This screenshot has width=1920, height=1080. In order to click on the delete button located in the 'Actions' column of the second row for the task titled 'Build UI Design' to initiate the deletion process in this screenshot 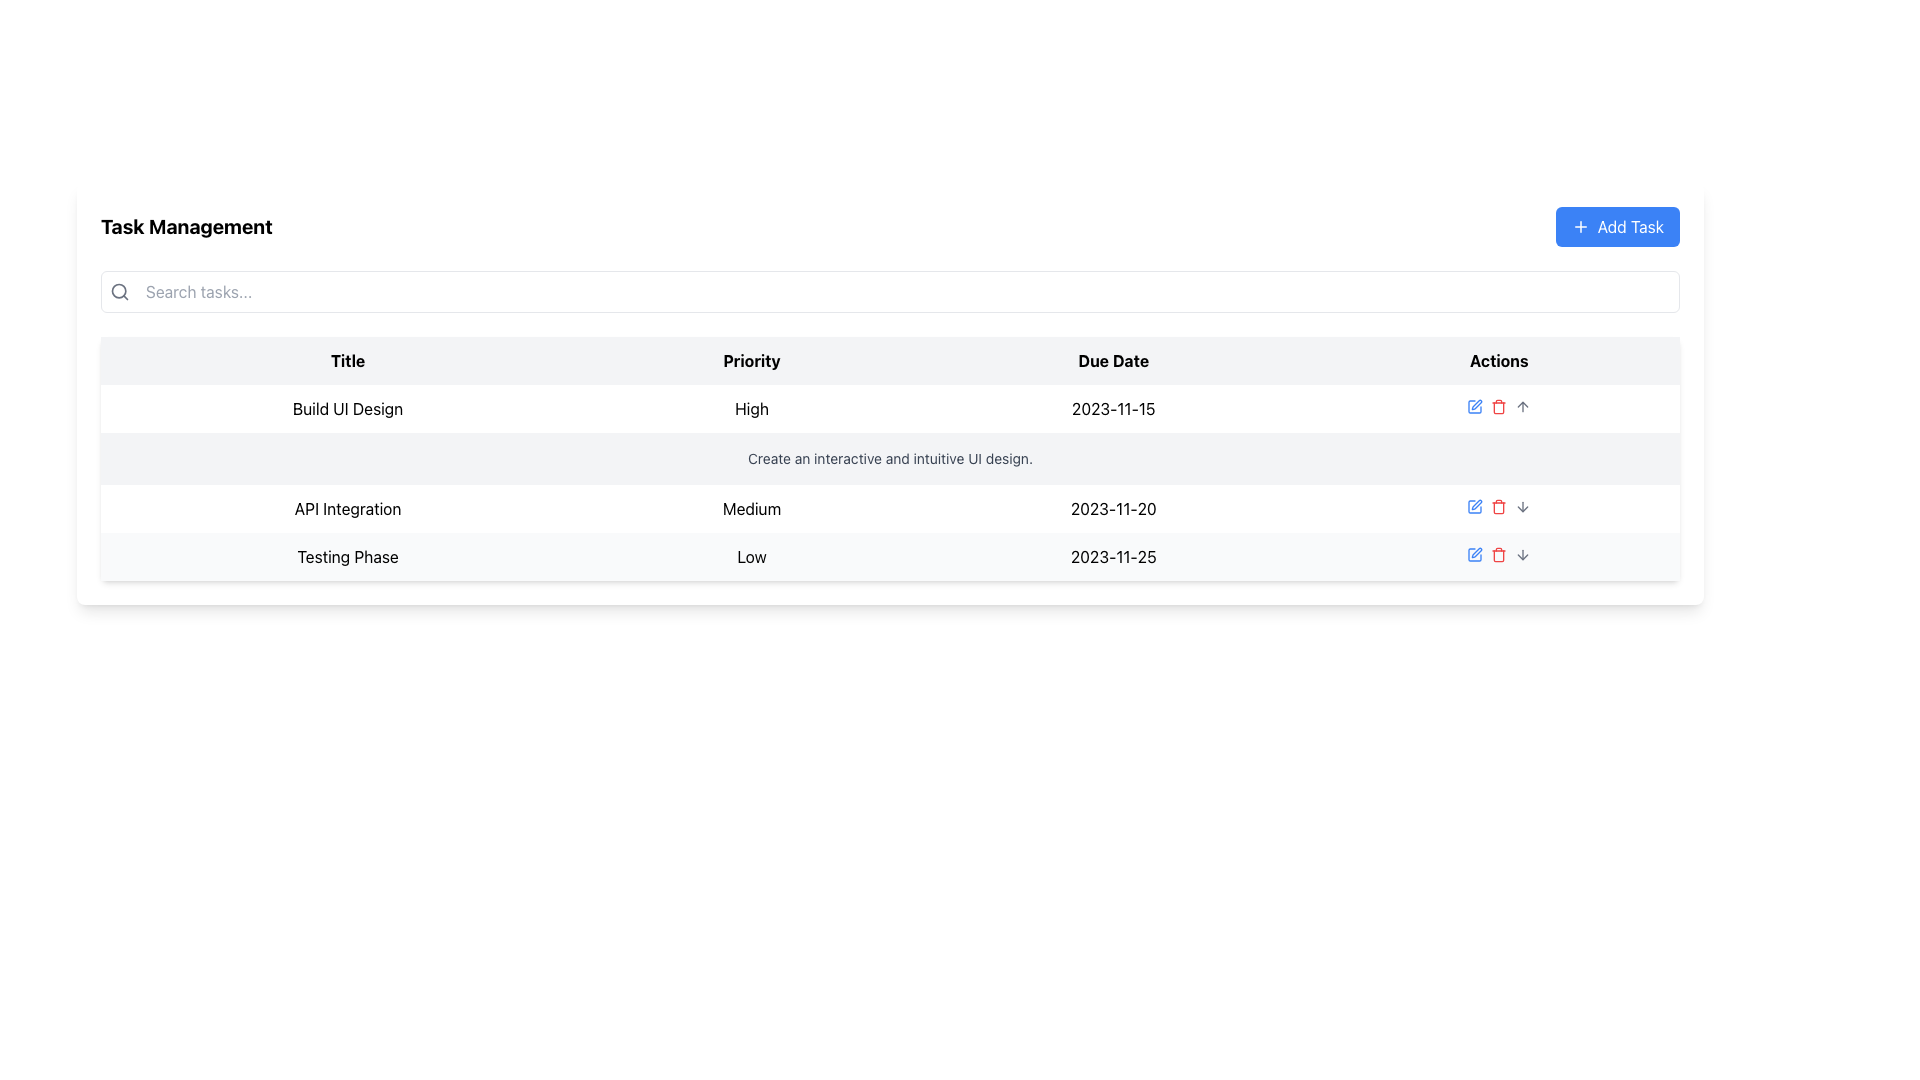, I will do `click(1499, 406)`.